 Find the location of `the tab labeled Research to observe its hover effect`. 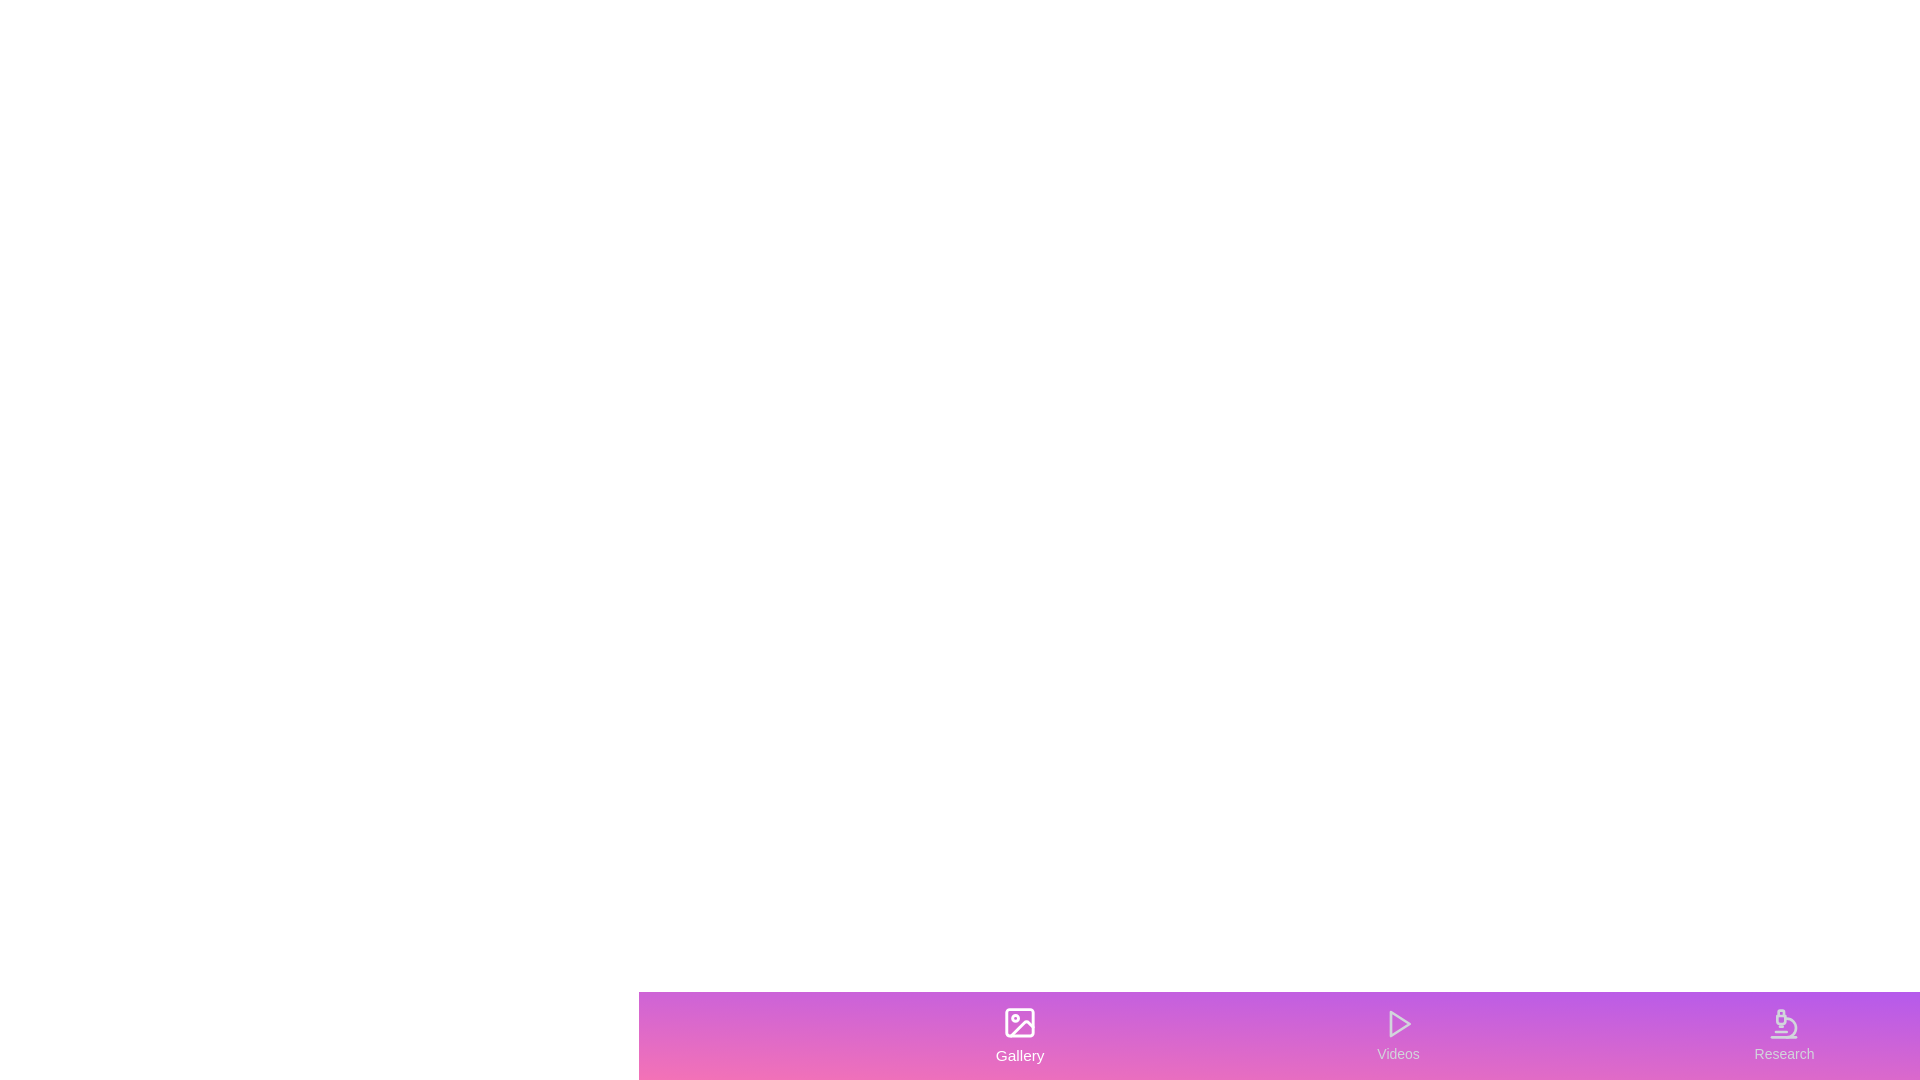

the tab labeled Research to observe its hover effect is located at coordinates (1784, 1035).